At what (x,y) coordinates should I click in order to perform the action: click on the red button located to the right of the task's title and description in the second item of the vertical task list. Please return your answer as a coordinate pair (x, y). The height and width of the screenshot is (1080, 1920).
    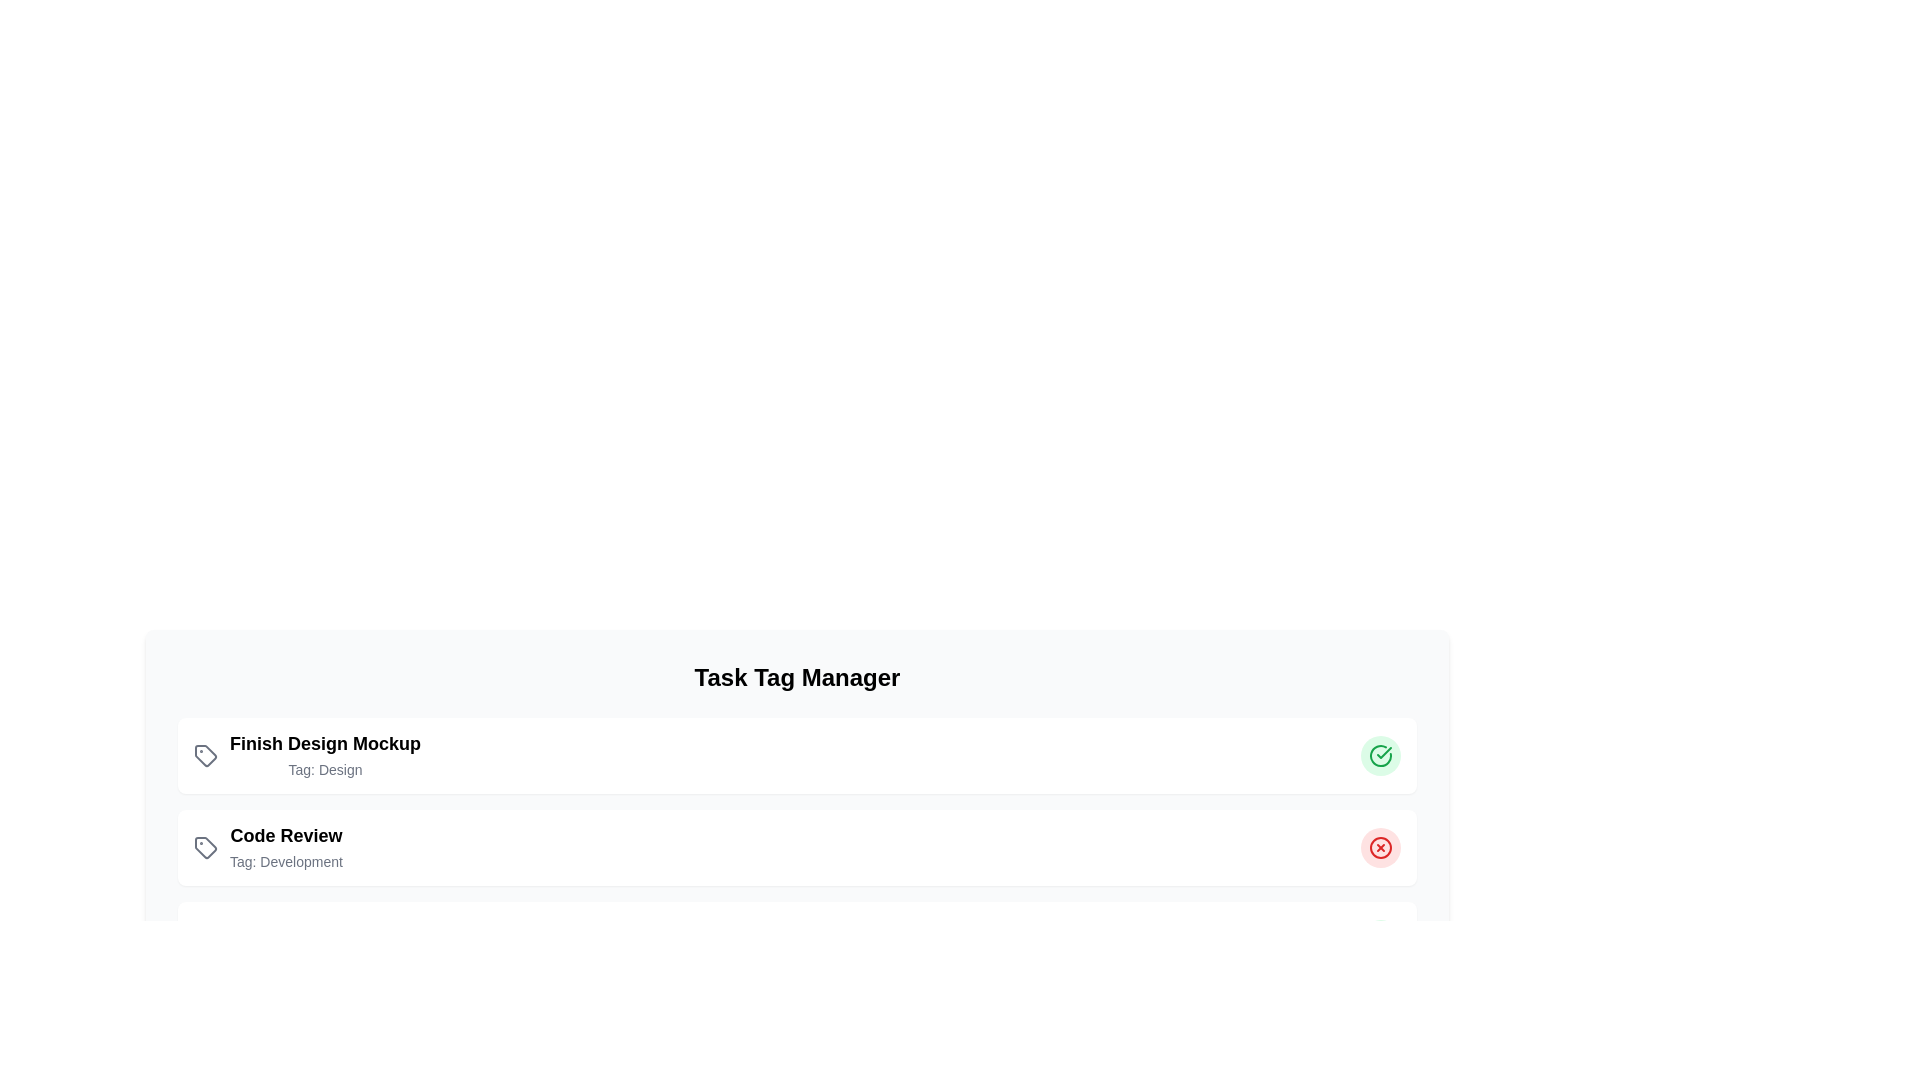
    Looking at the image, I should click on (1380, 848).